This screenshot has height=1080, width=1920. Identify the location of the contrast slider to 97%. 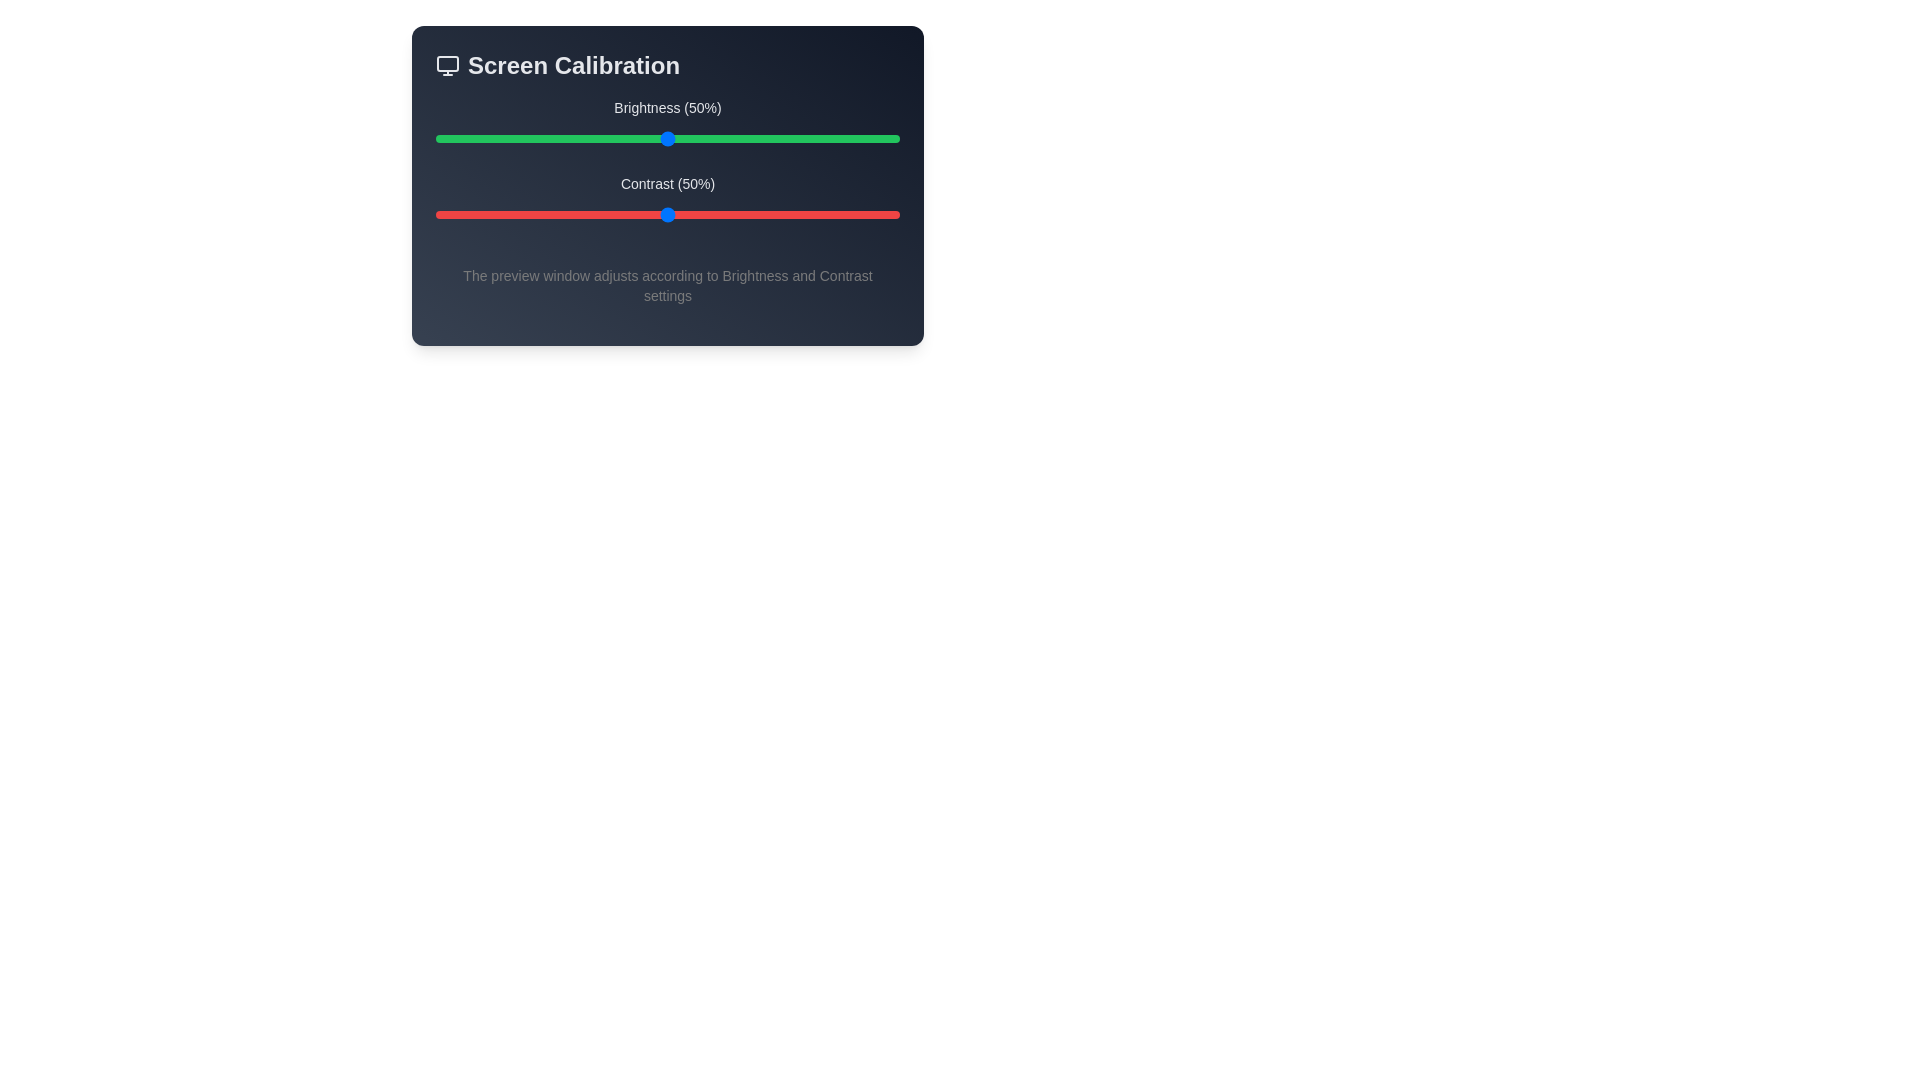
(885, 215).